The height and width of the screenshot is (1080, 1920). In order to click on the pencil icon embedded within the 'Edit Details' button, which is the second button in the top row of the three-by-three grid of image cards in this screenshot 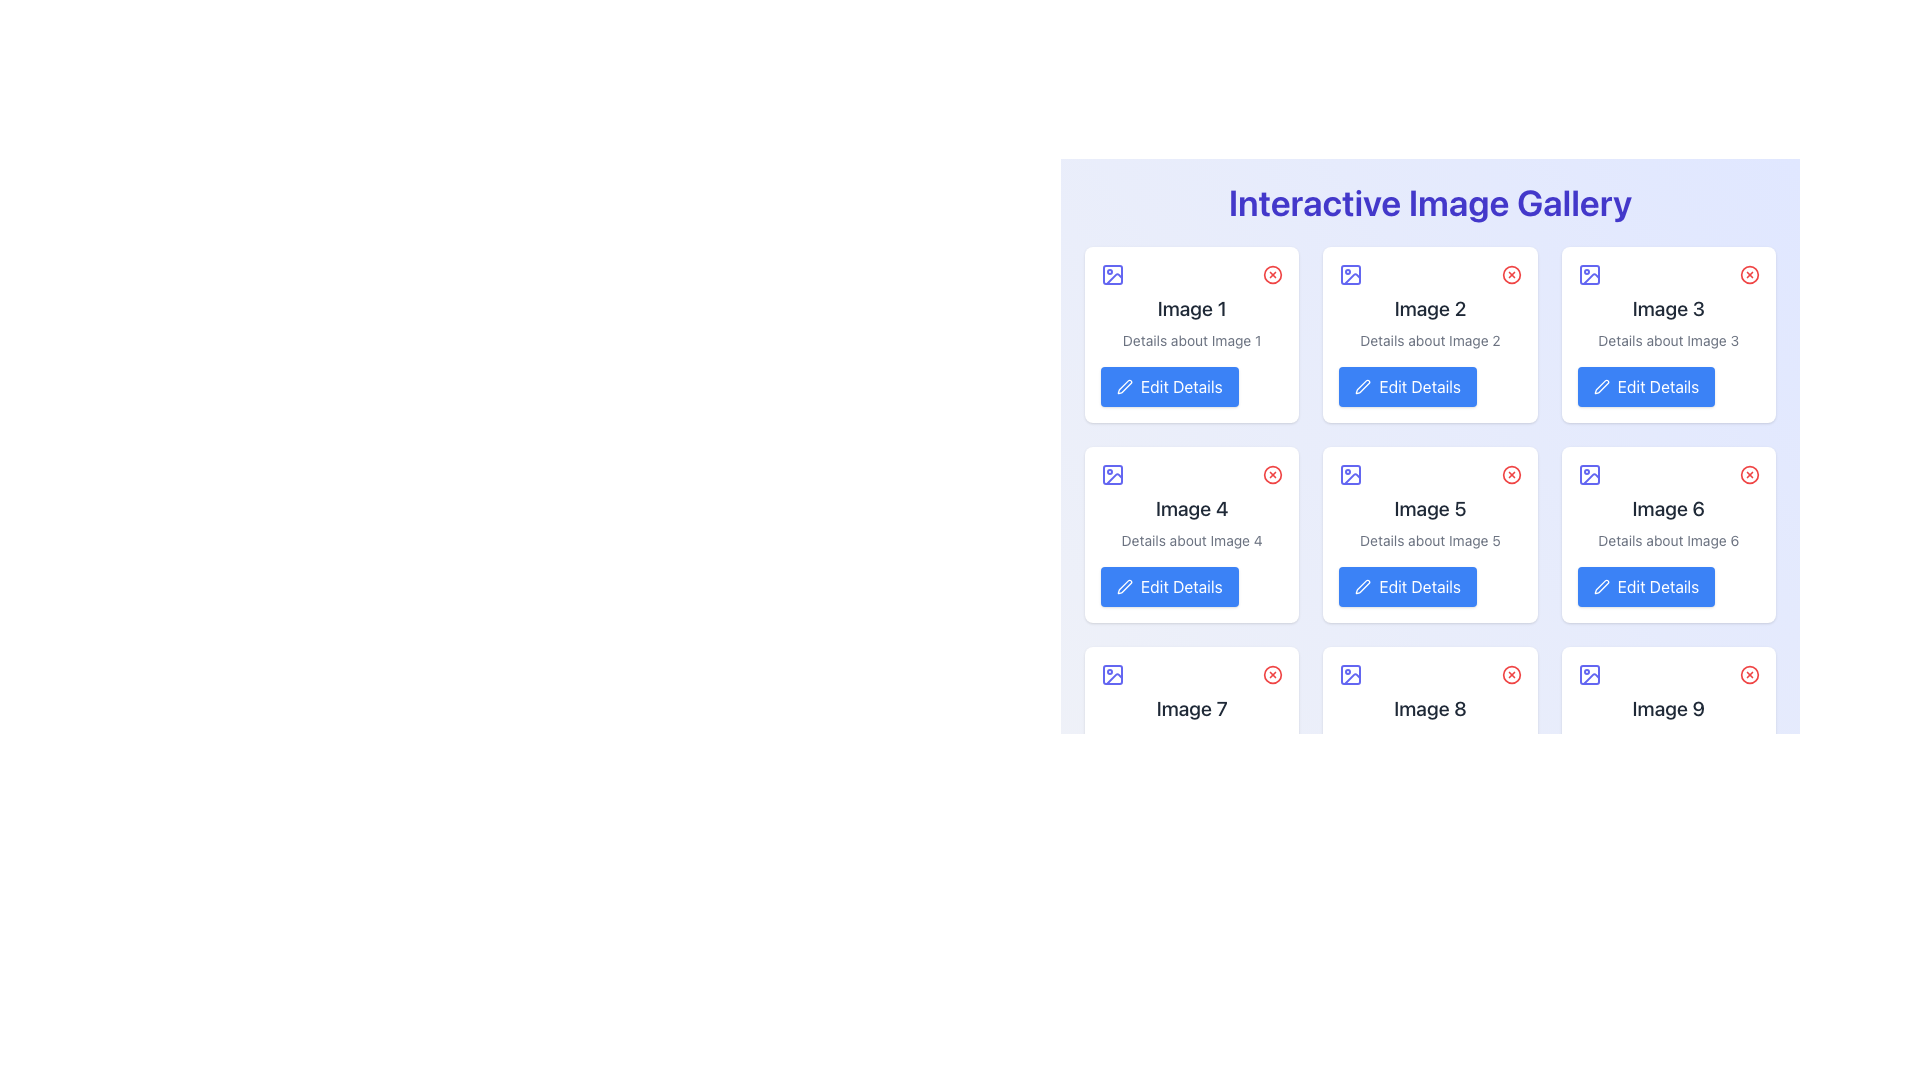, I will do `click(1362, 386)`.